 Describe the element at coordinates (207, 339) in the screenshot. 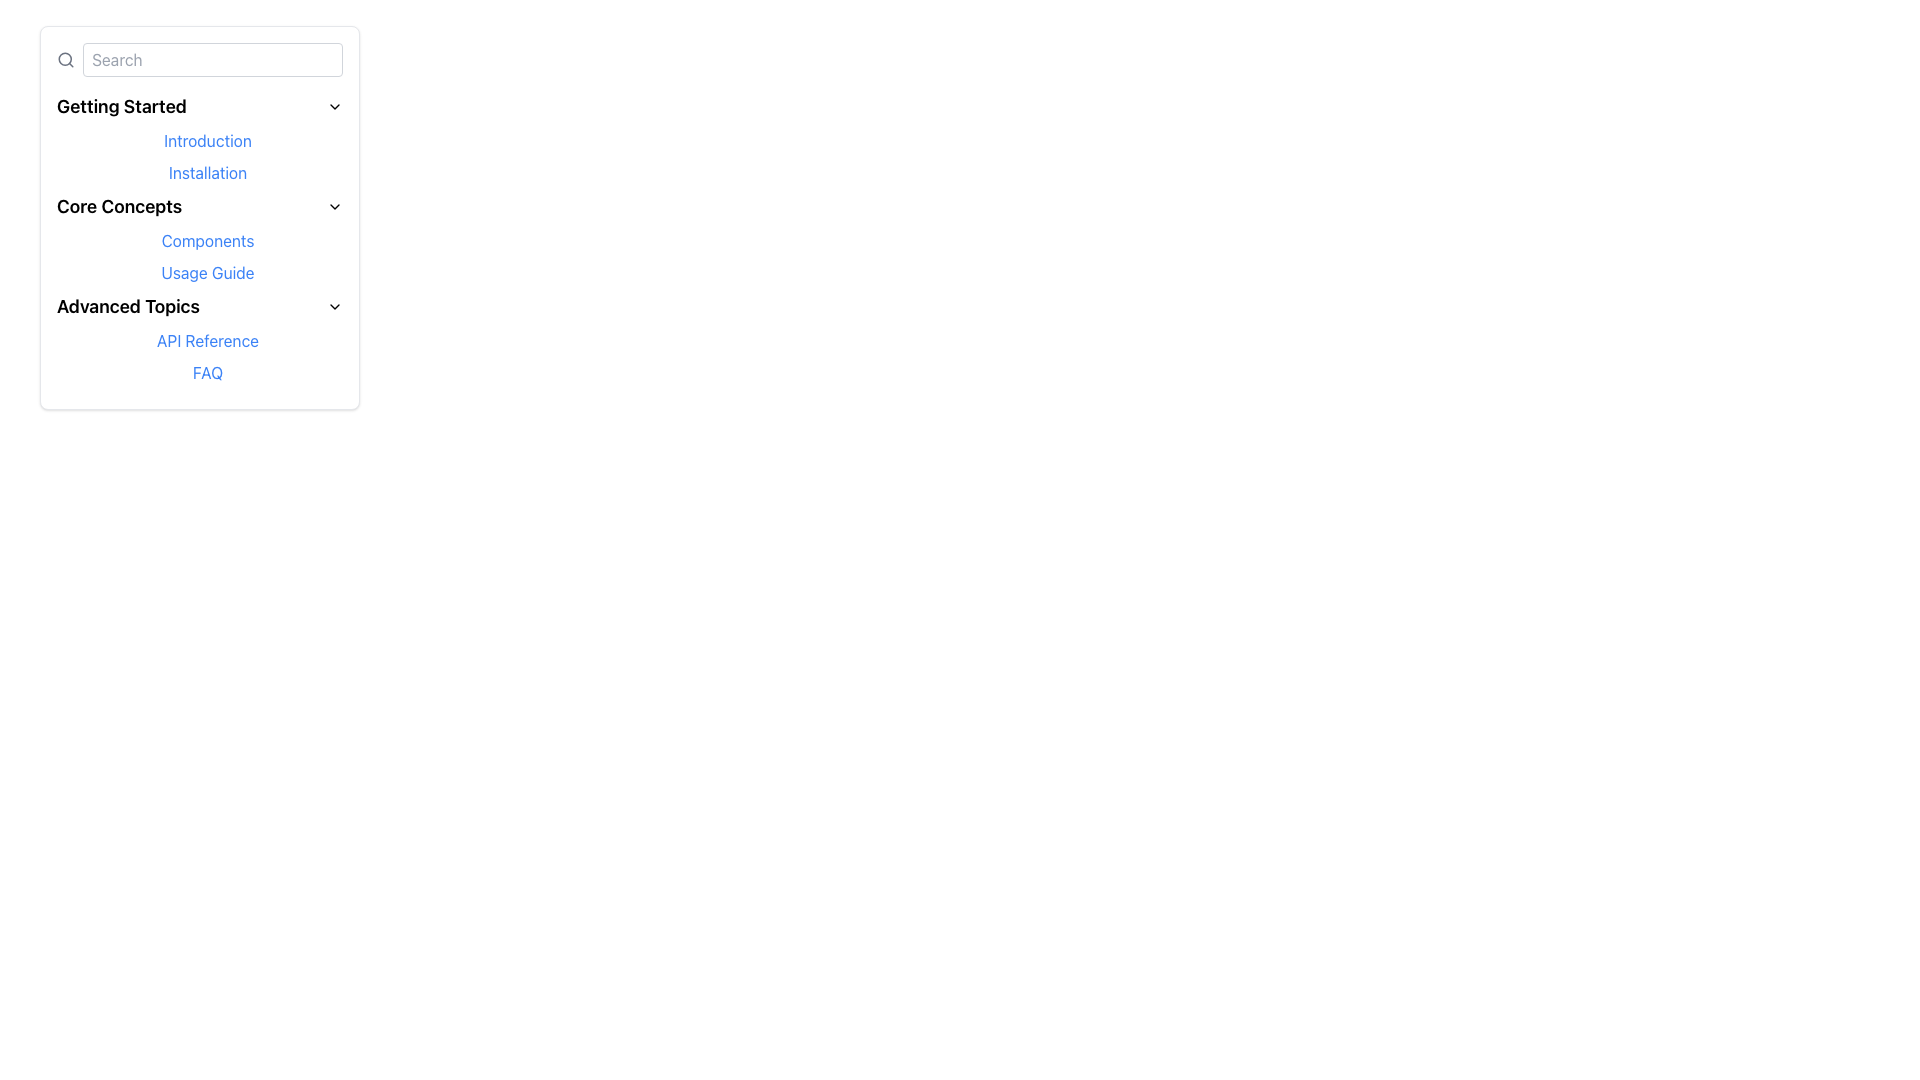

I see `the 'API Reference' hyperlink, which is styled in blue and underlined` at that location.